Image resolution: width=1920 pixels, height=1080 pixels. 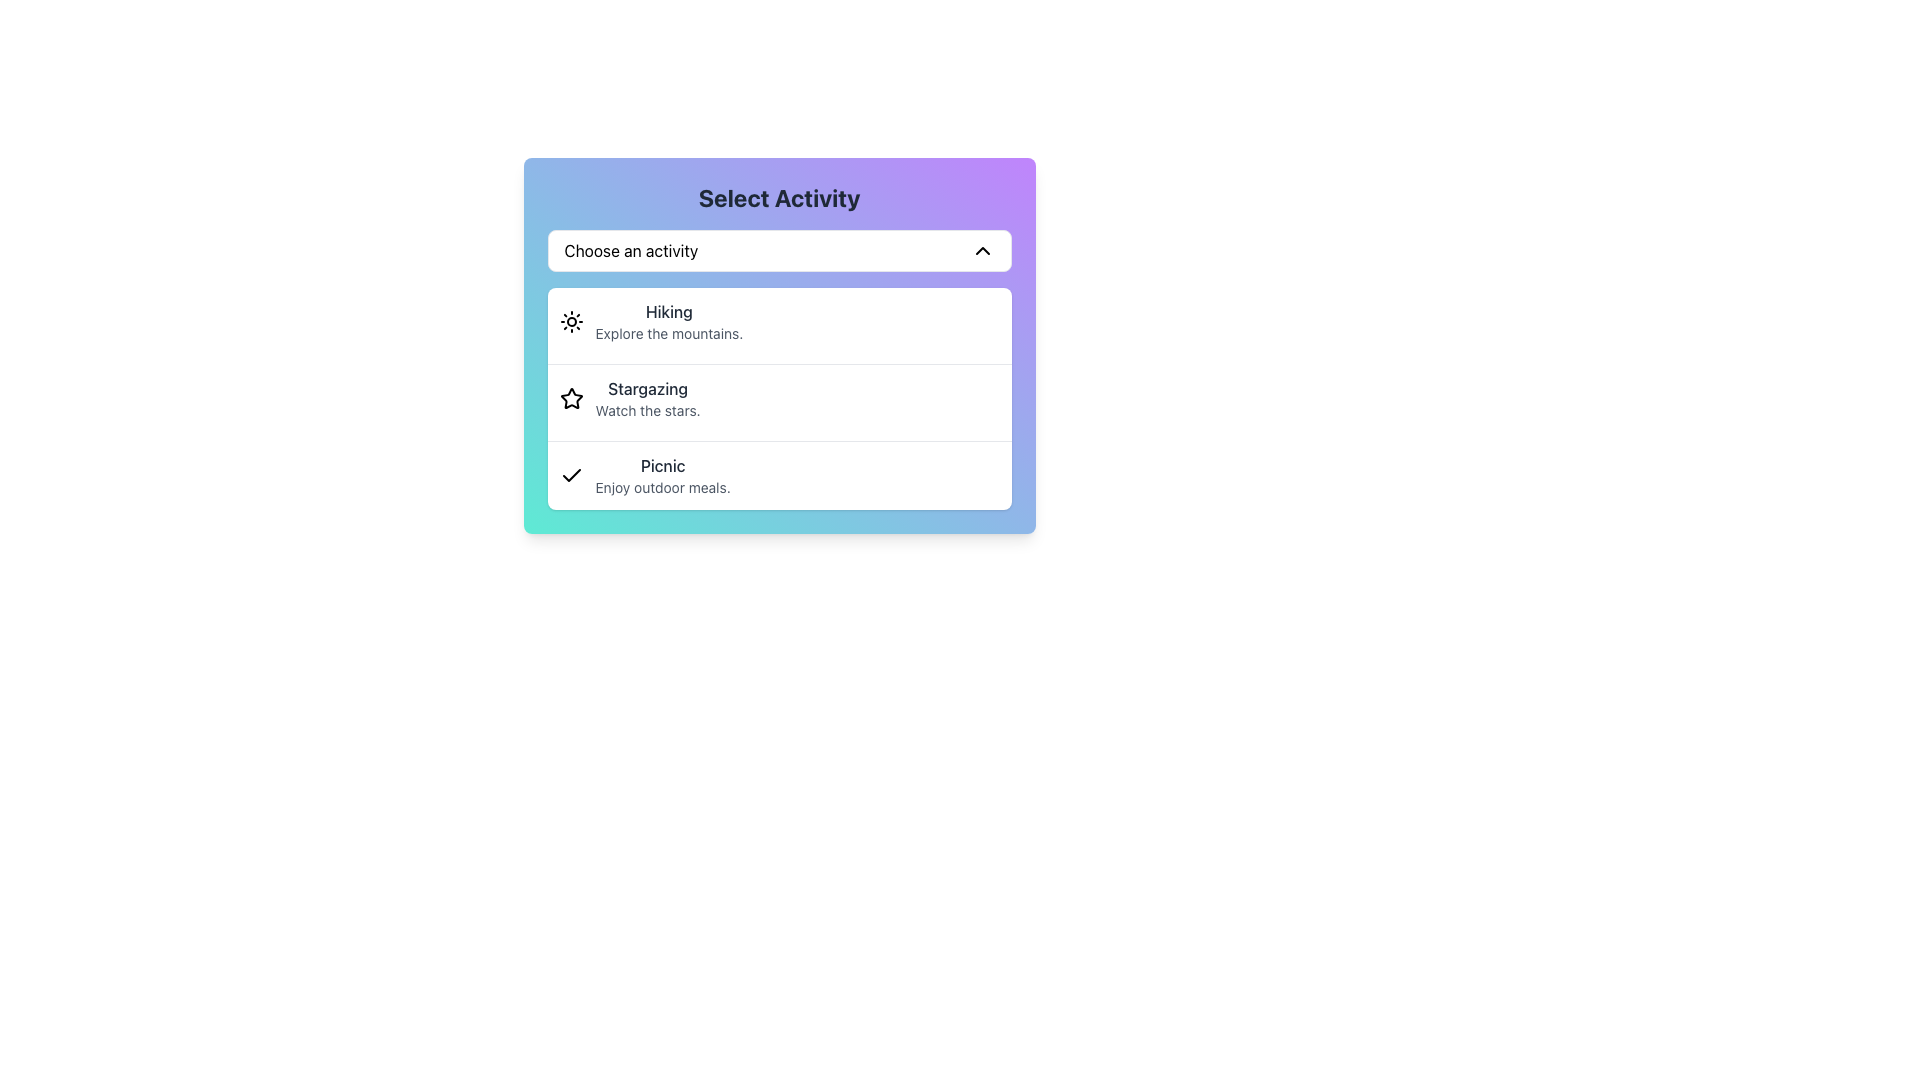 I want to click on the static text label that serves as the title for the selectable option in the dropdown menu, positioned below 'Hiking', so click(x=648, y=389).